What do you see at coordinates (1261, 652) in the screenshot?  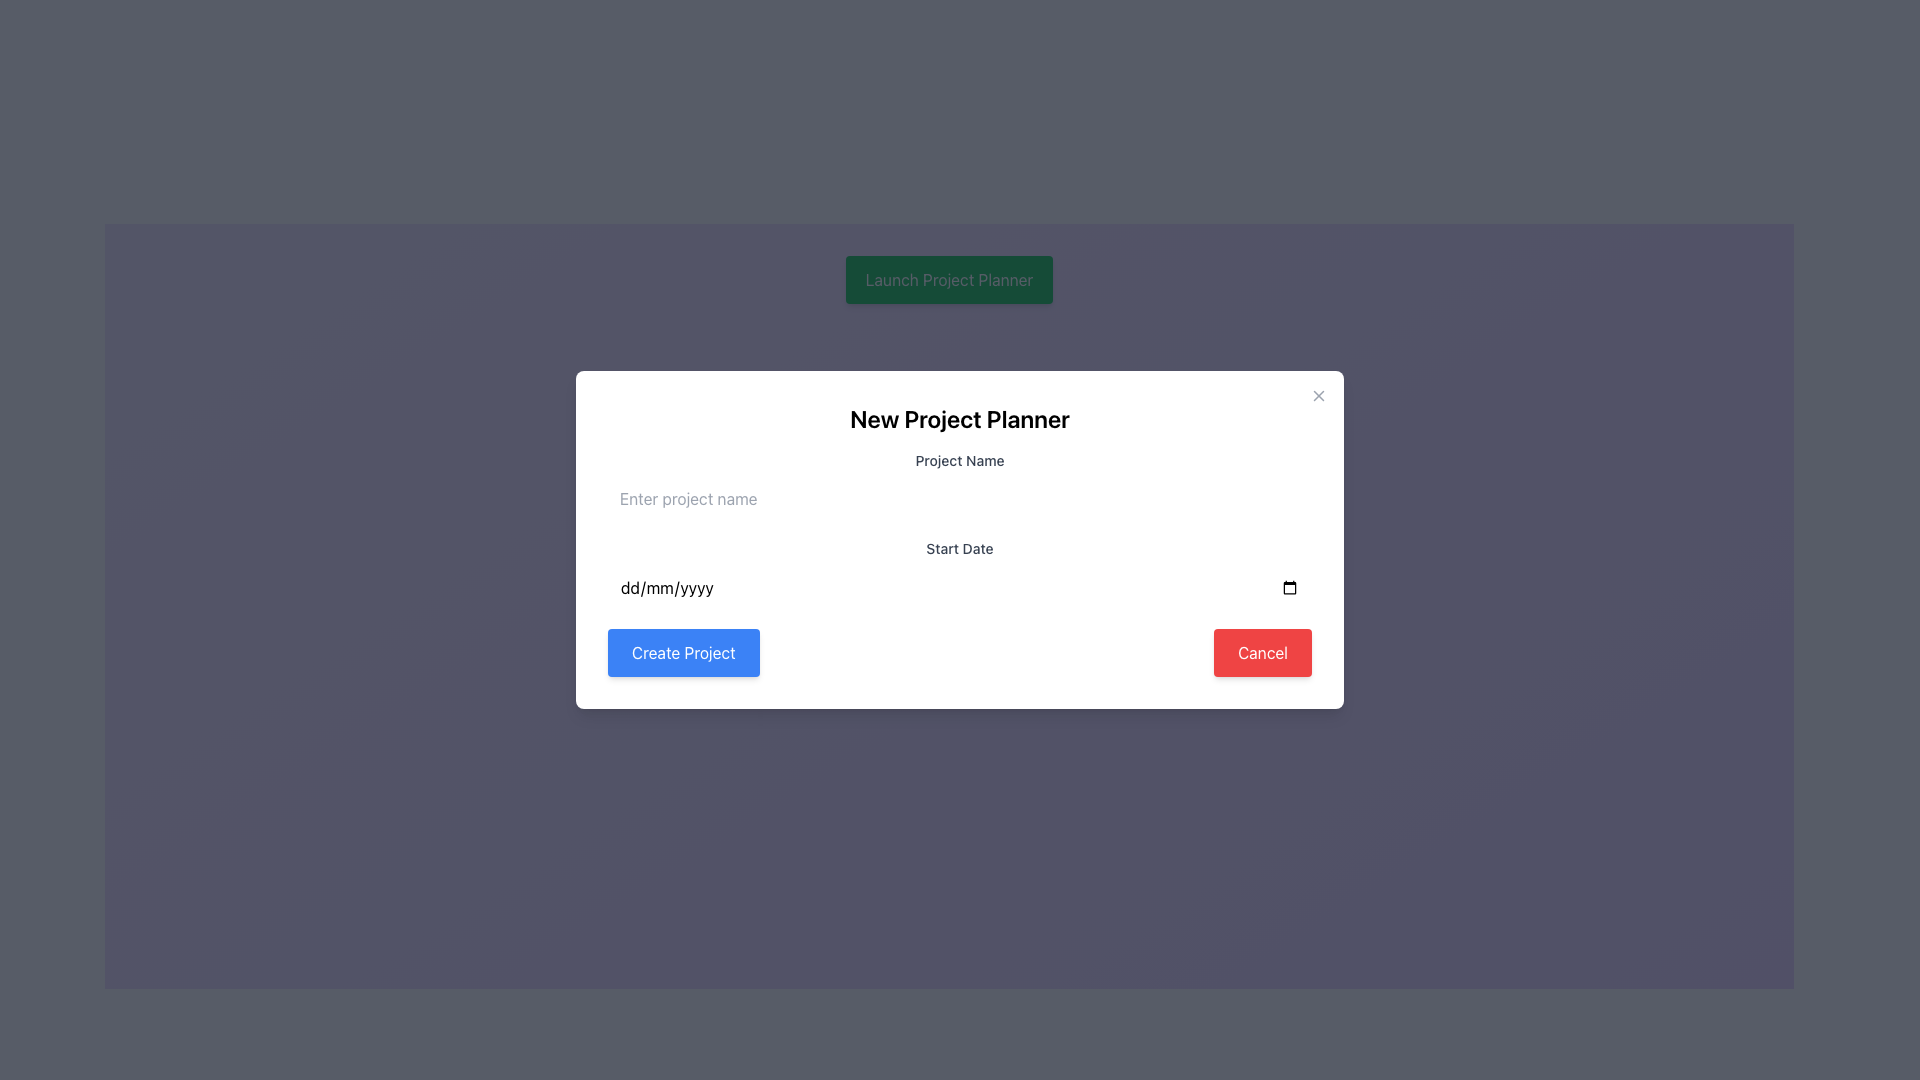 I see `the cancel button located at the bottom-right corner of the white modal dialog` at bounding box center [1261, 652].